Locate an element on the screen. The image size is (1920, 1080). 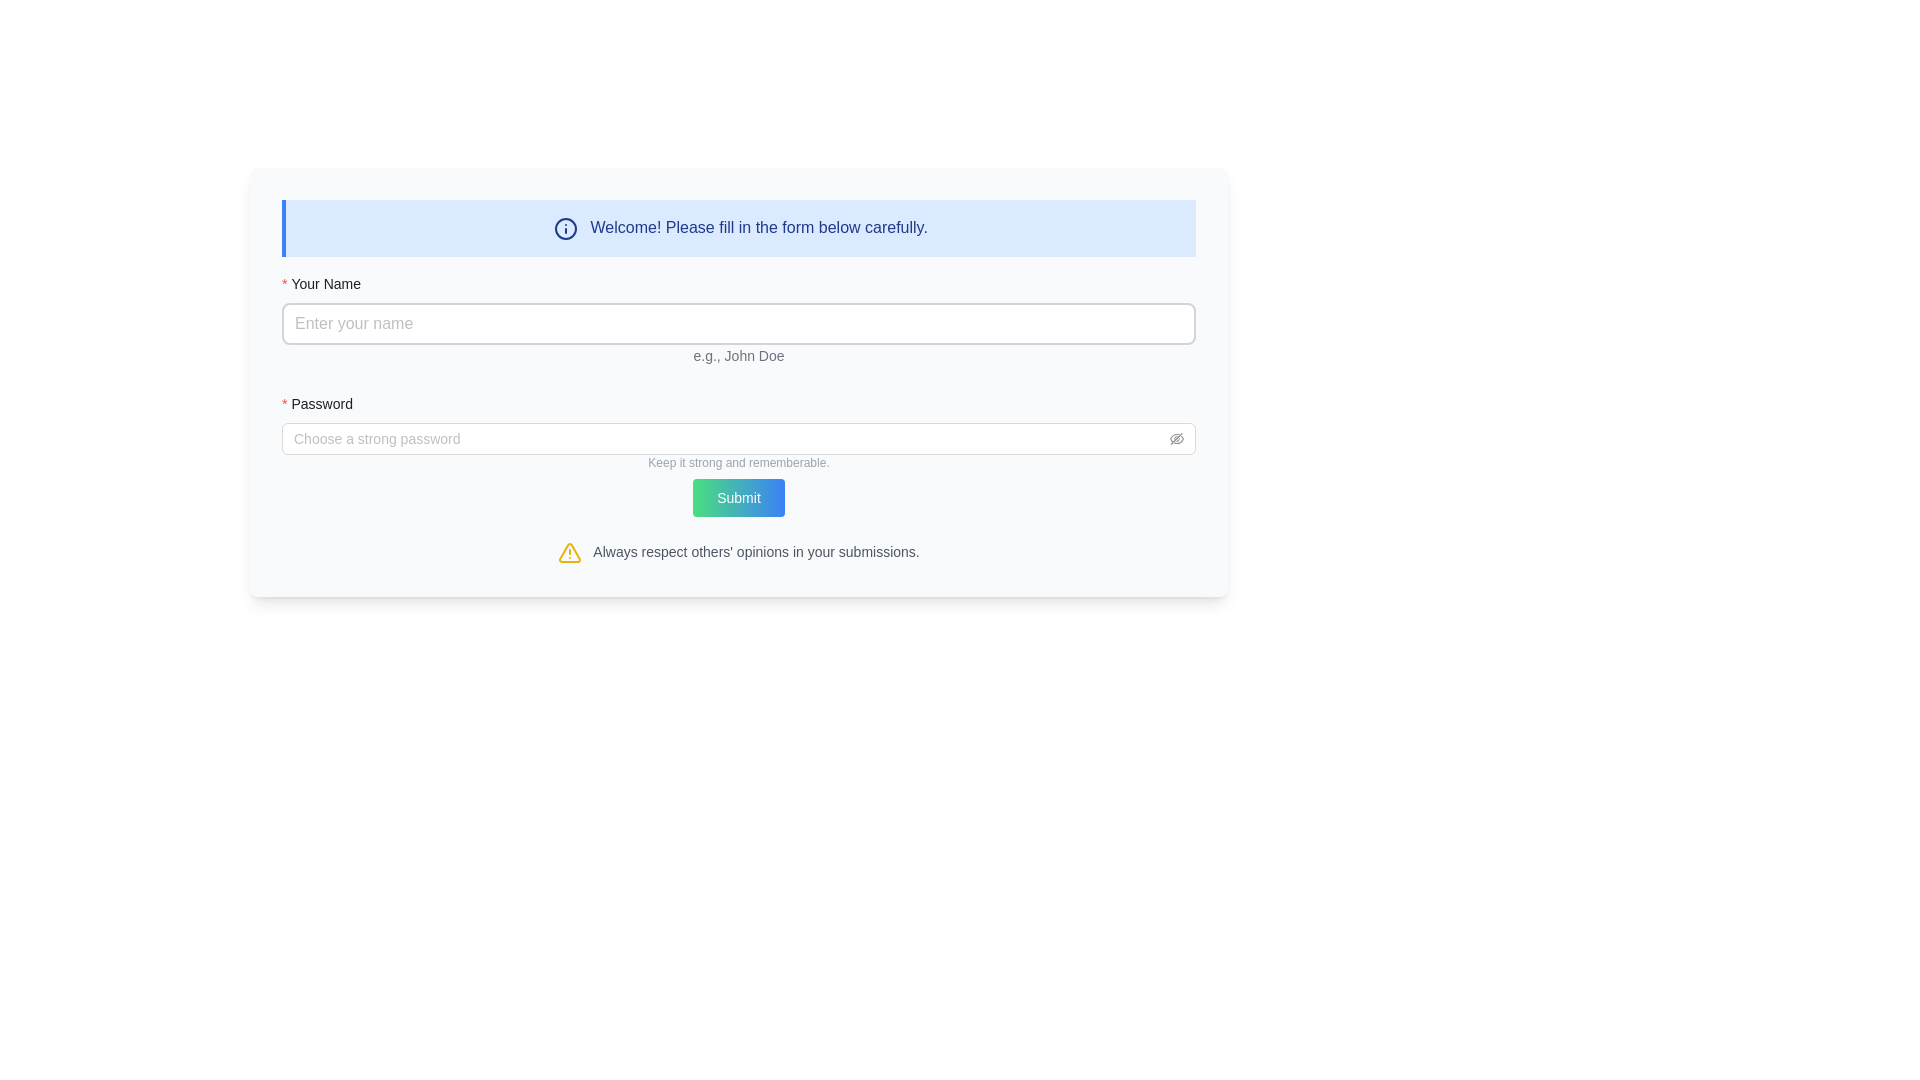
the informational message with the text 'Always respect others' opinions in your submissions.' that includes a yellow alert icon on the left is located at coordinates (738, 551).